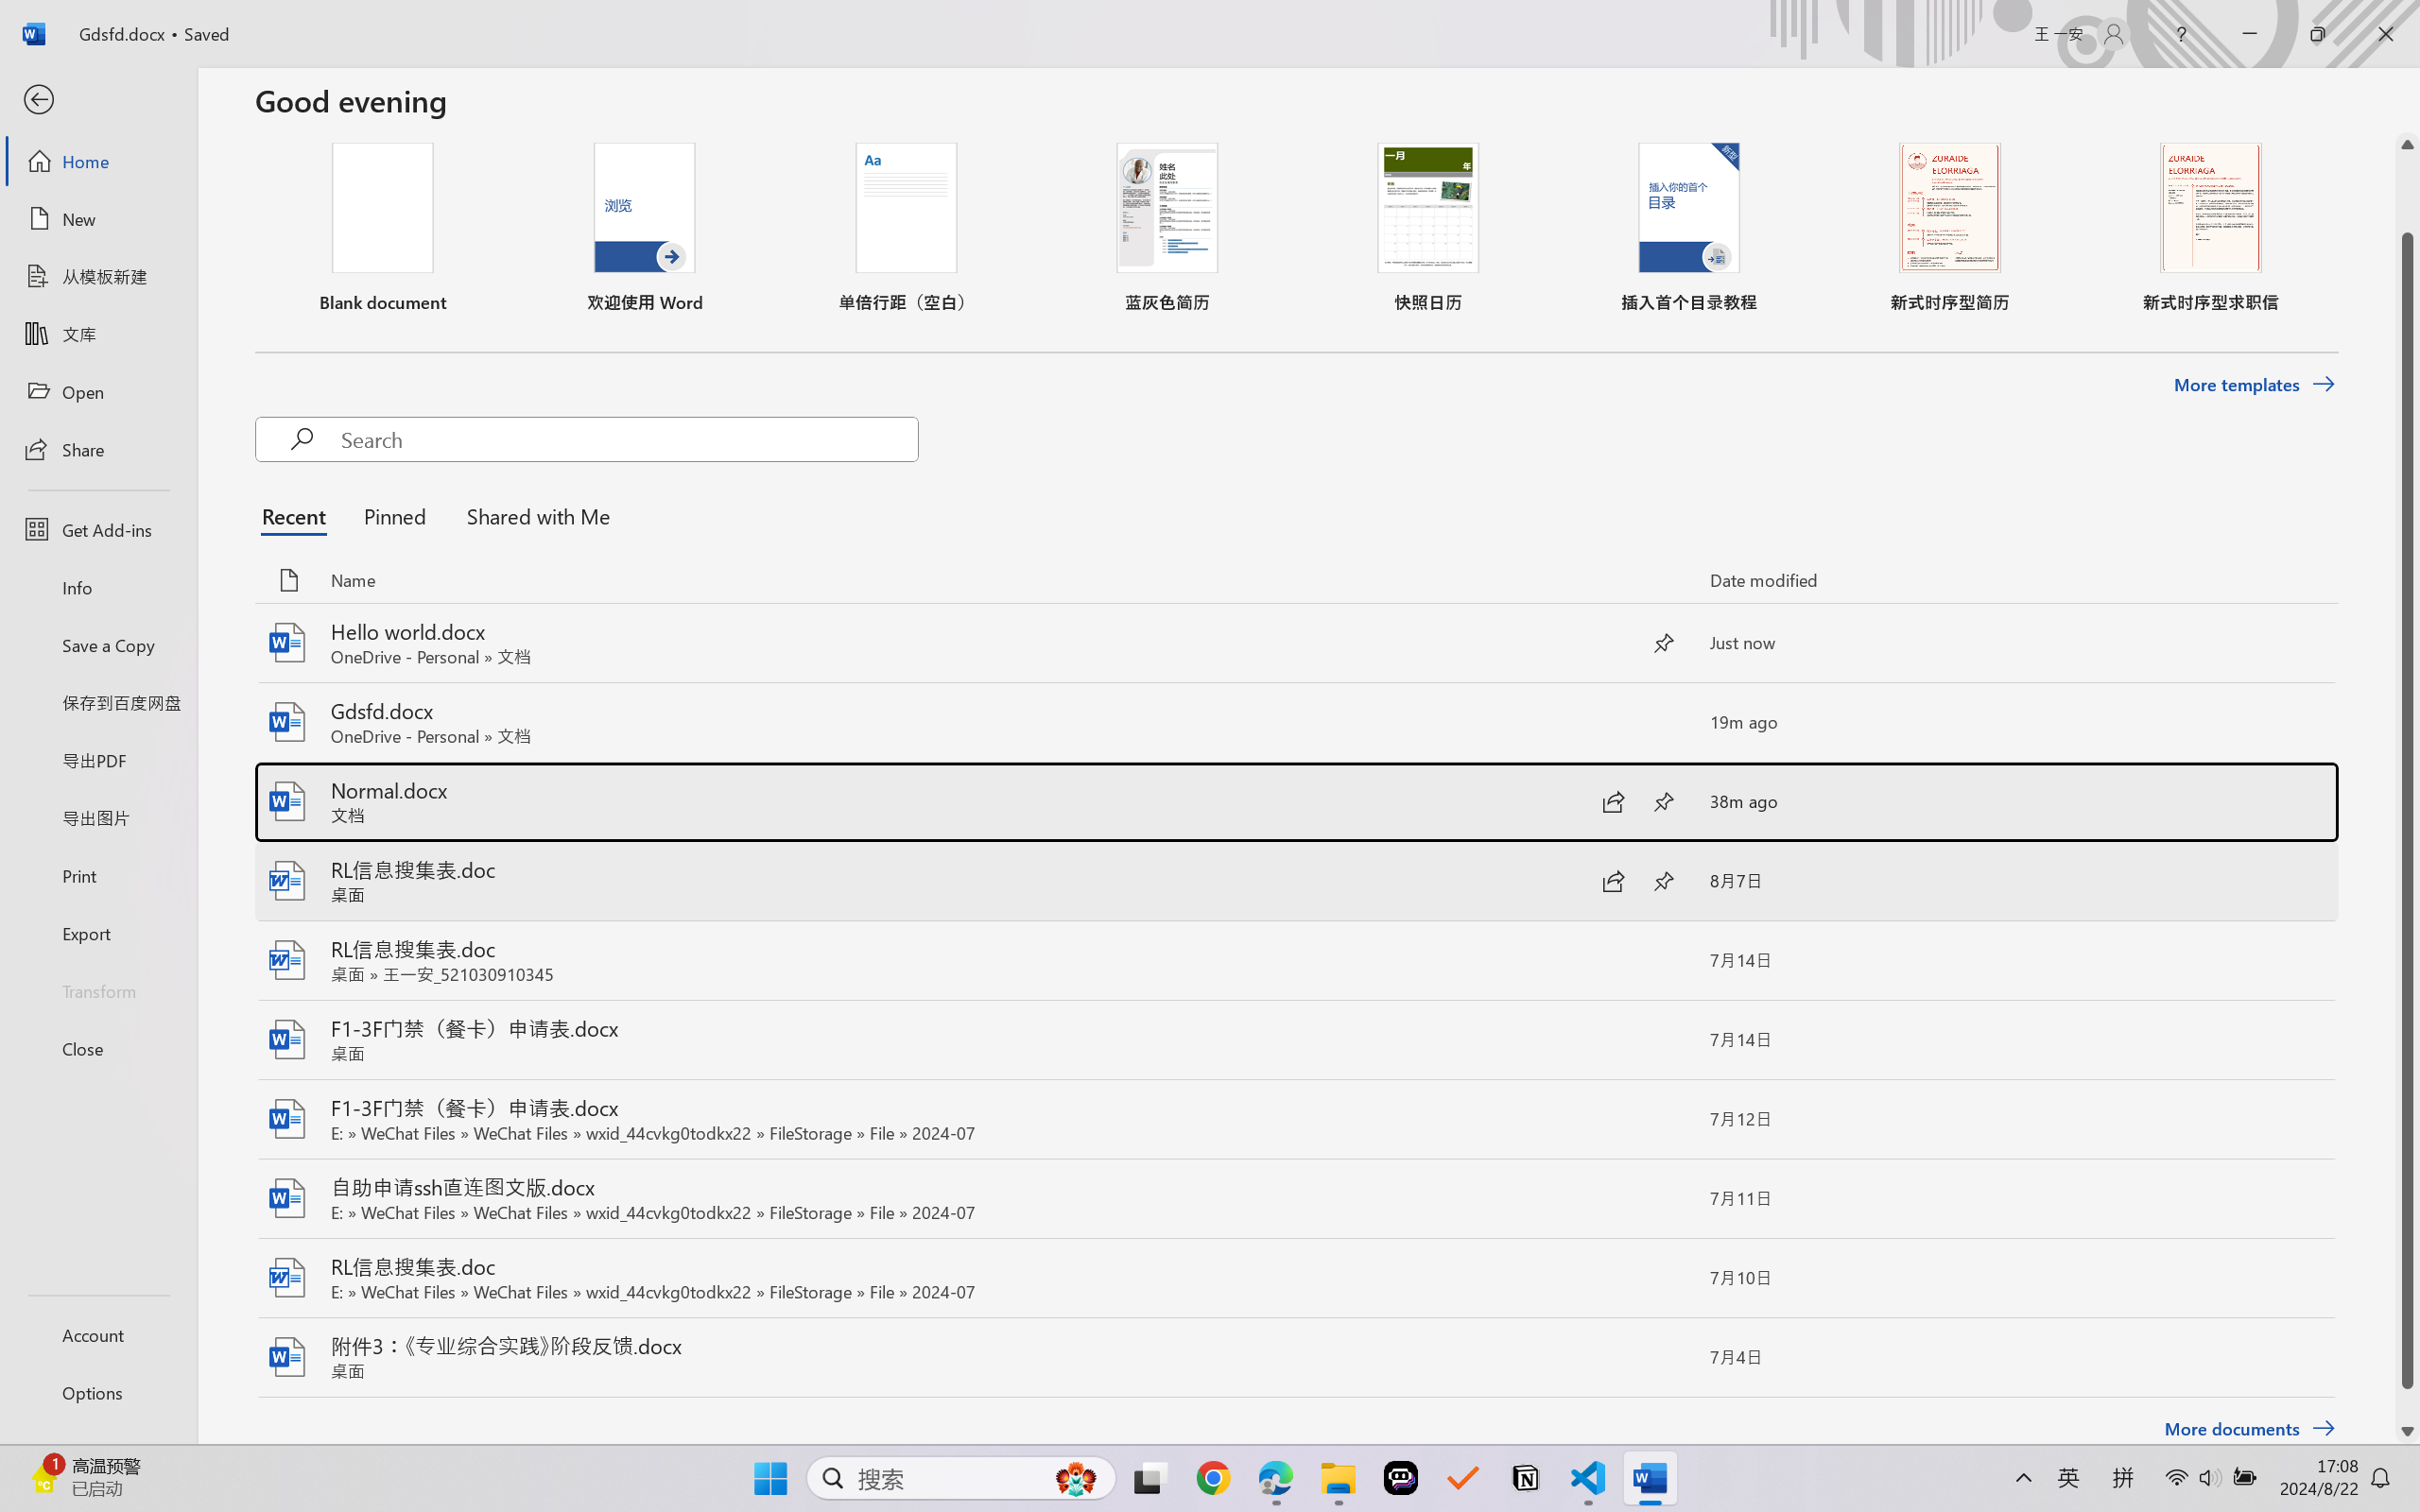  Describe the element at coordinates (2407, 144) in the screenshot. I see `'Line up'` at that location.